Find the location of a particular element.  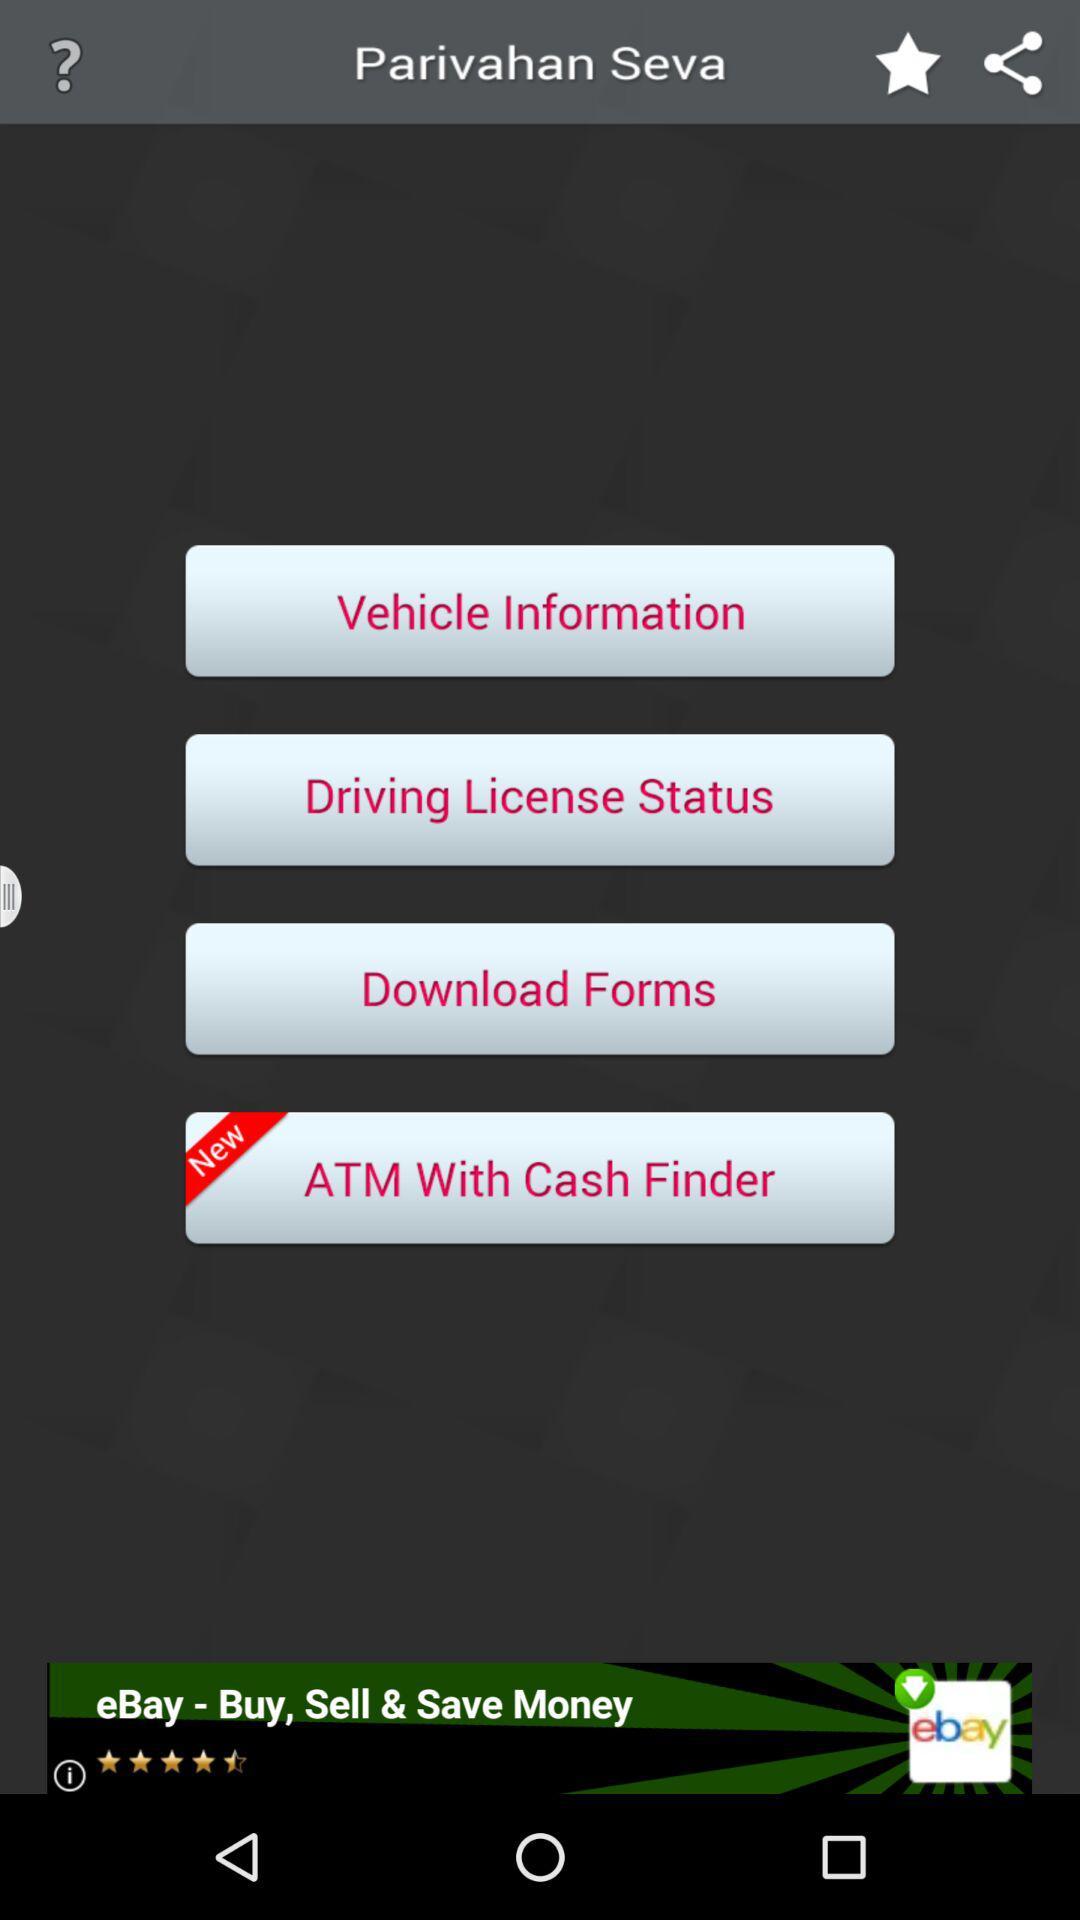

share with friends is located at coordinates (1014, 65).